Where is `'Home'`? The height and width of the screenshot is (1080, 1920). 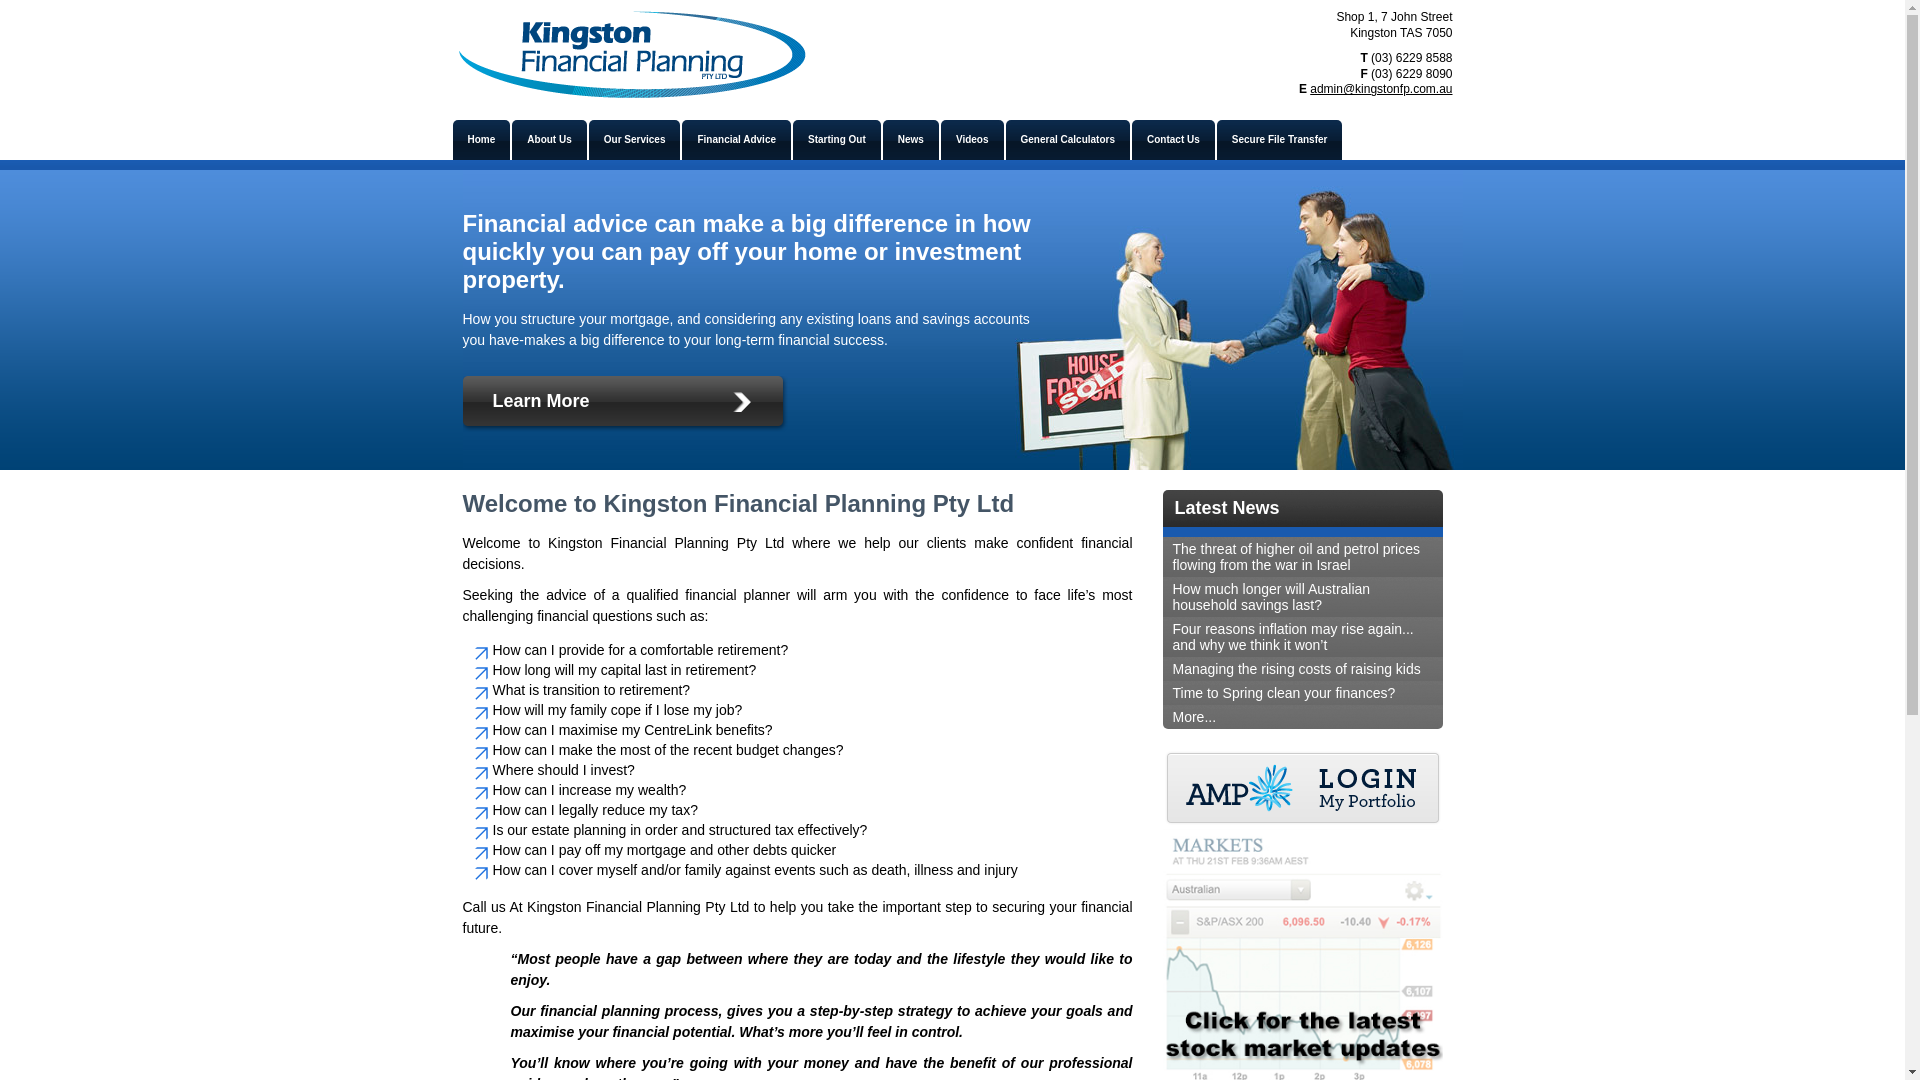
'Home' is located at coordinates (480, 138).